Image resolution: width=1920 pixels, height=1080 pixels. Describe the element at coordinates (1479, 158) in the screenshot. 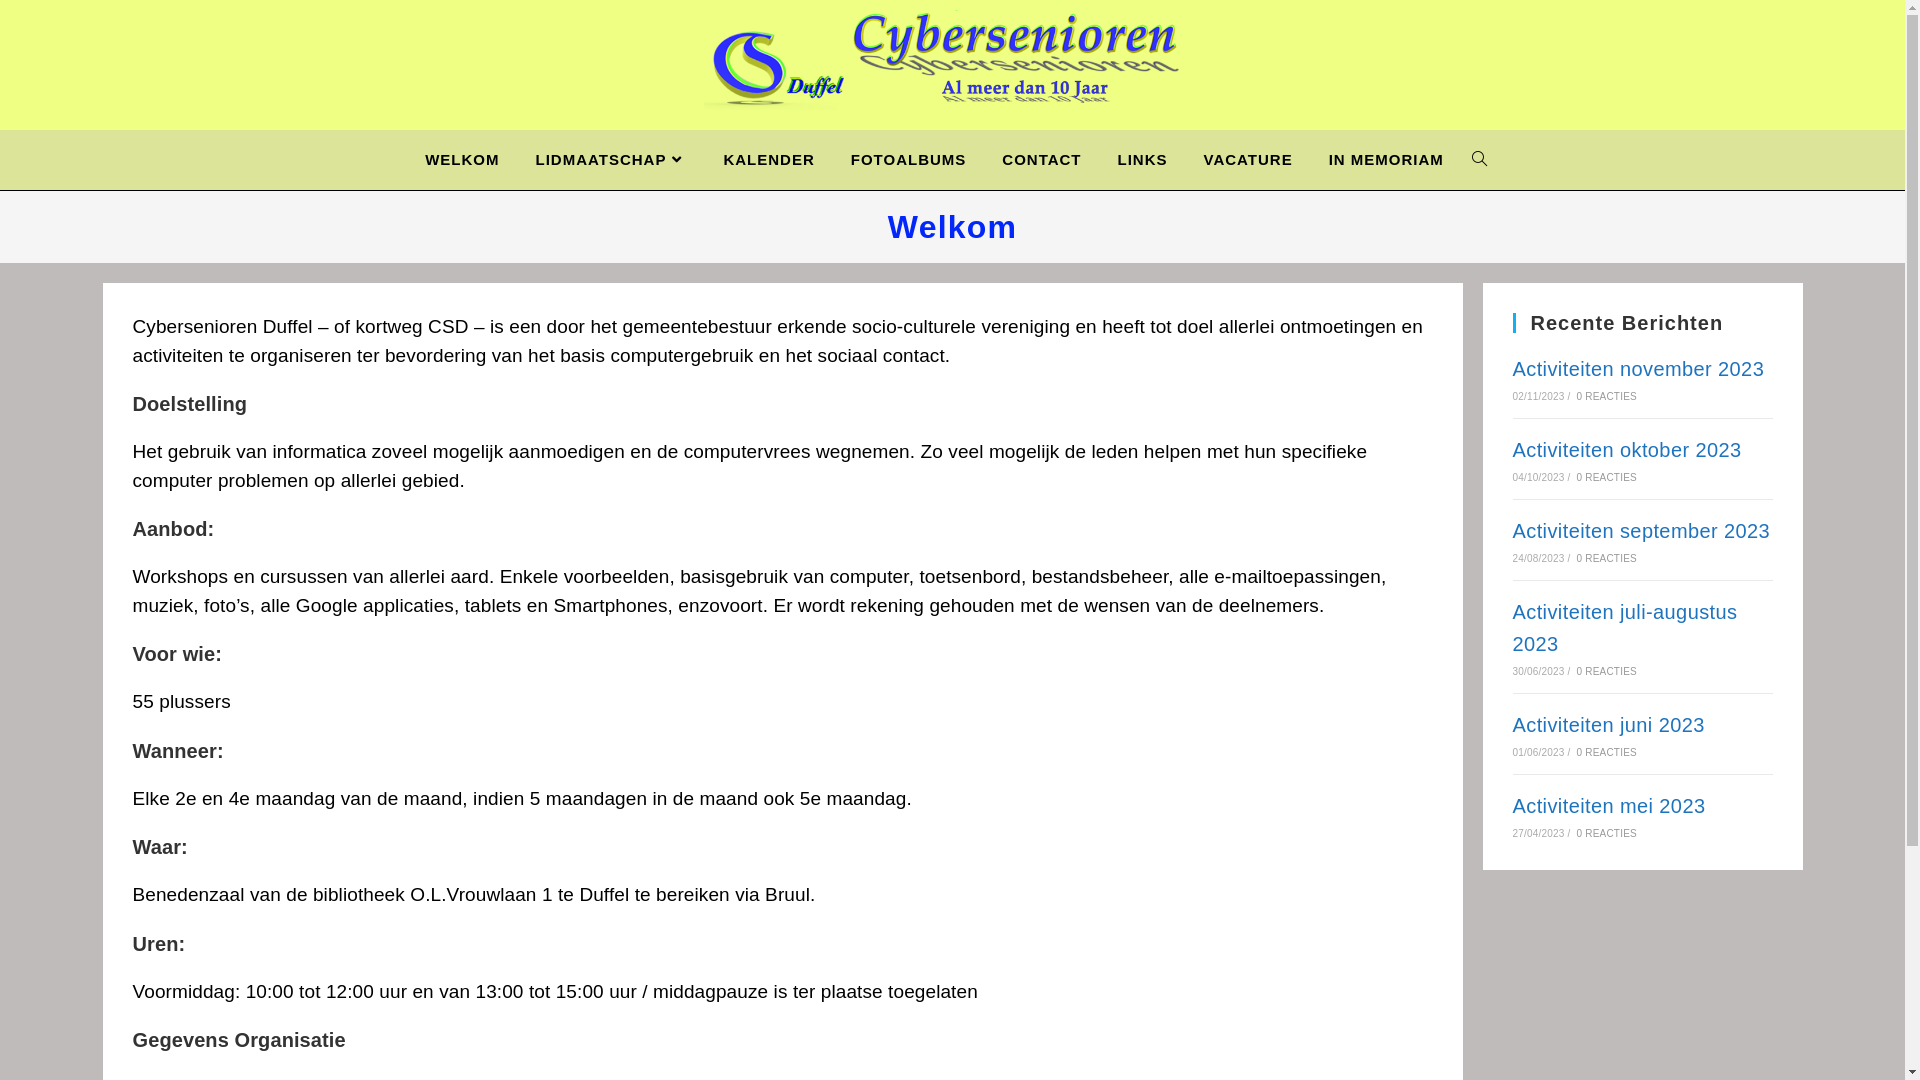

I see `'TOGGLE WEBSITE ZOEKEN'` at that location.